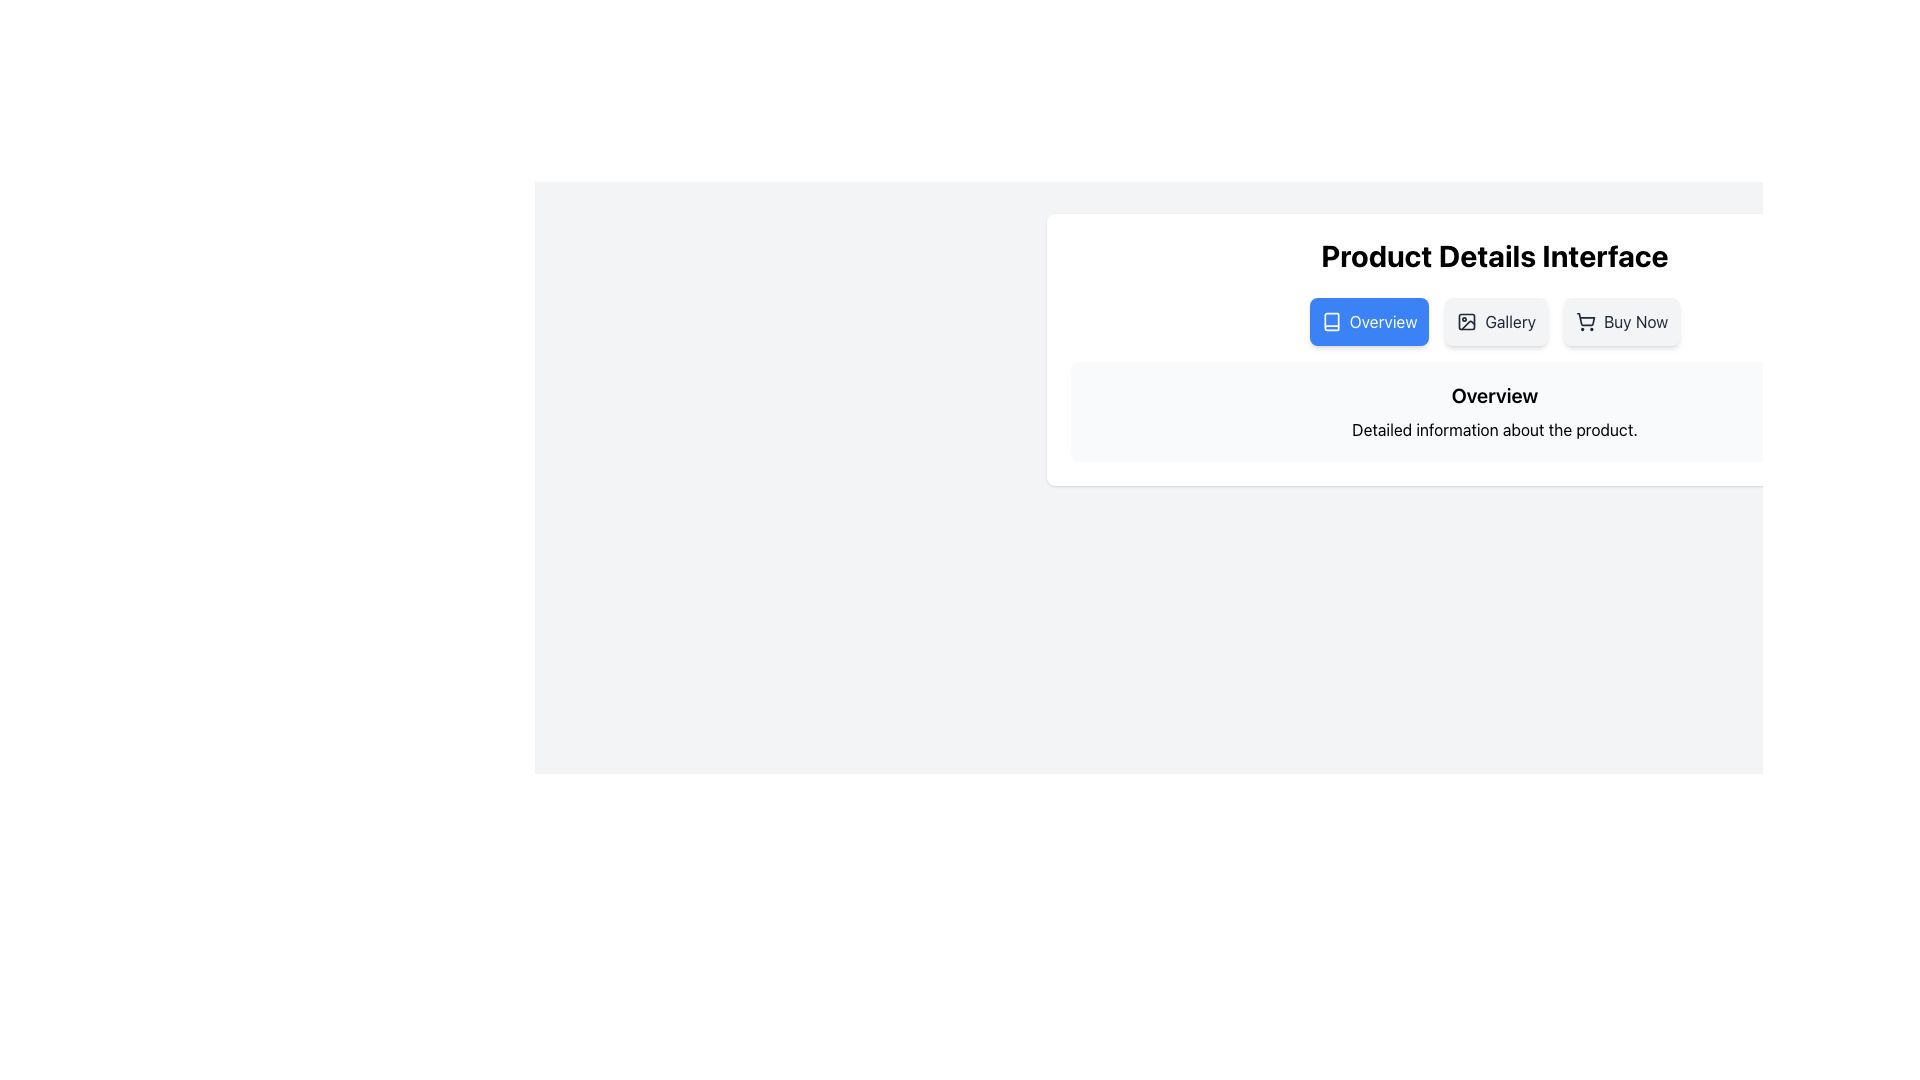  What do you see at coordinates (1382, 320) in the screenshot?
I see `the 'Overview' text within the button label, which is styled with white text on a blue background and is located in the top-right section of the interface` at bounding box center [1382, 320].